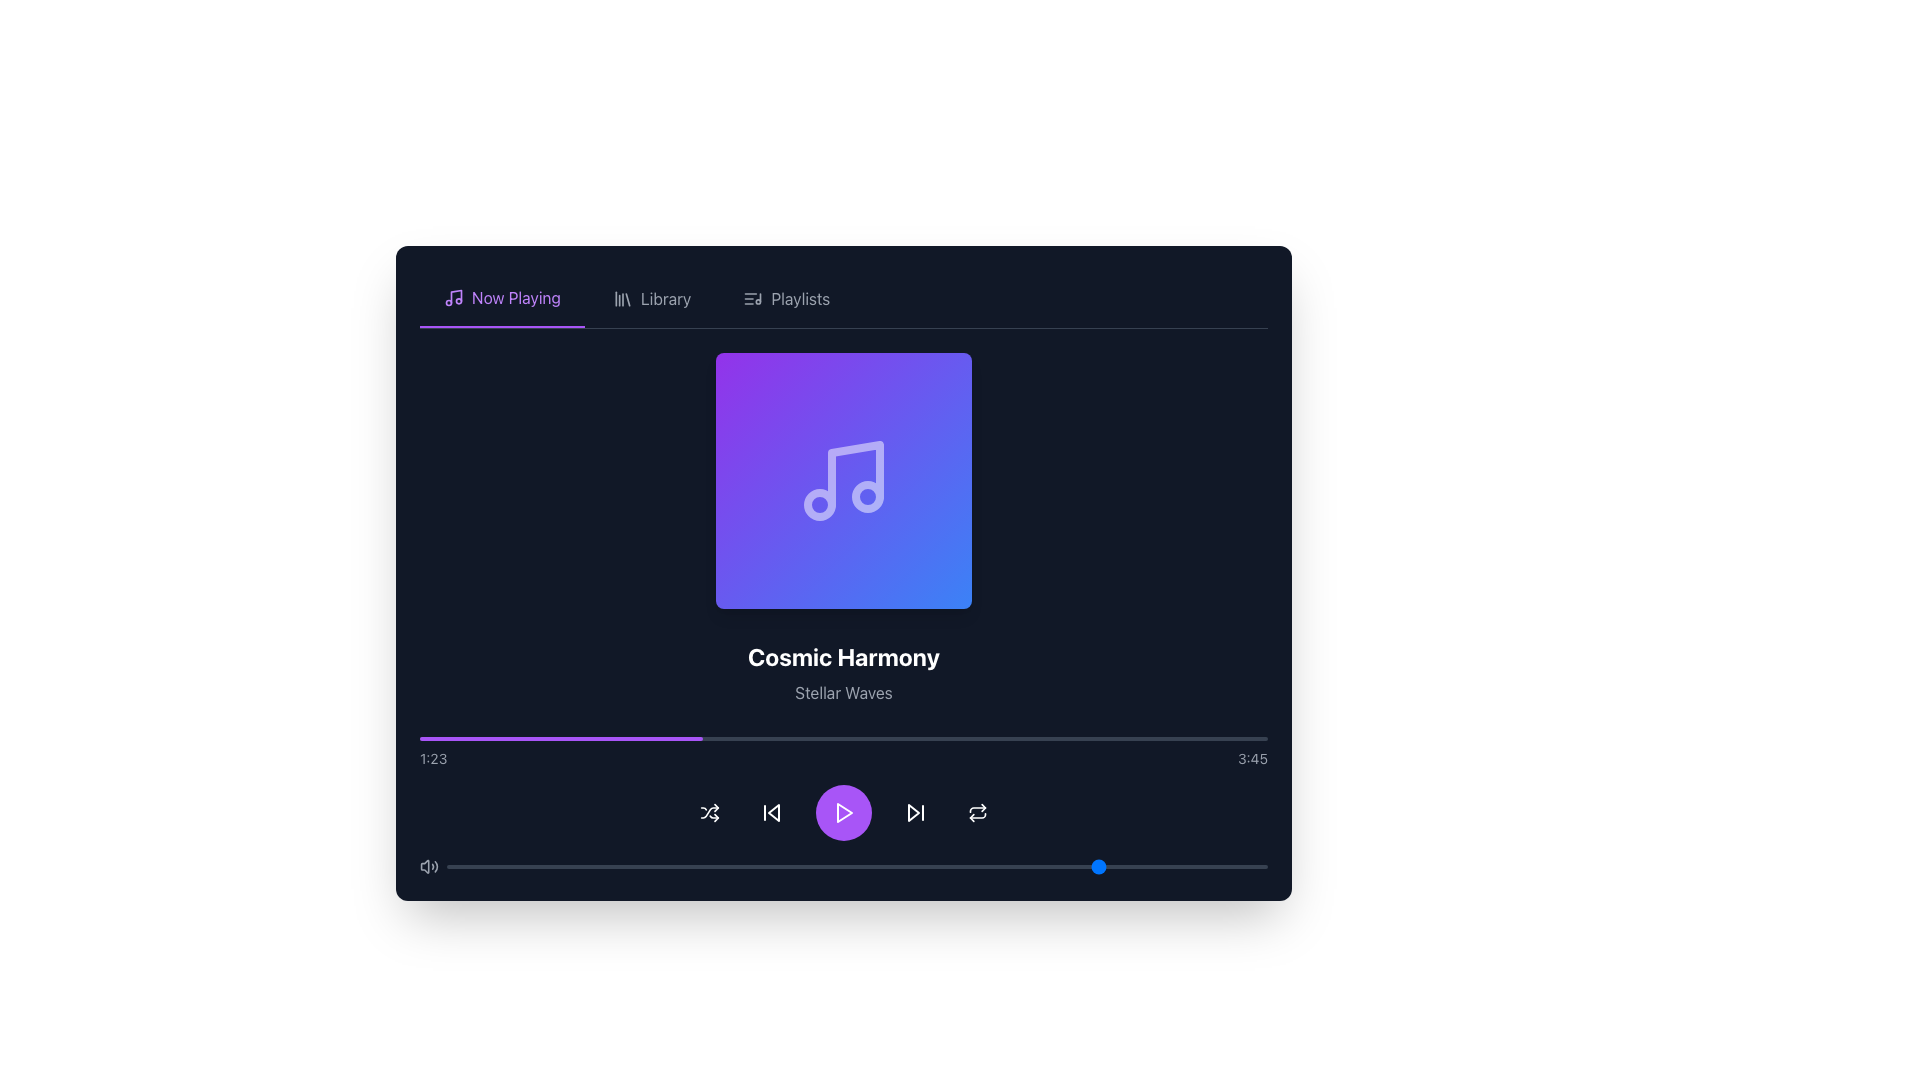 This screenshot has width=1920, height=1080. Describe the element at coordinates (496, 866) in the screenshot. I see `the slider` at that location.